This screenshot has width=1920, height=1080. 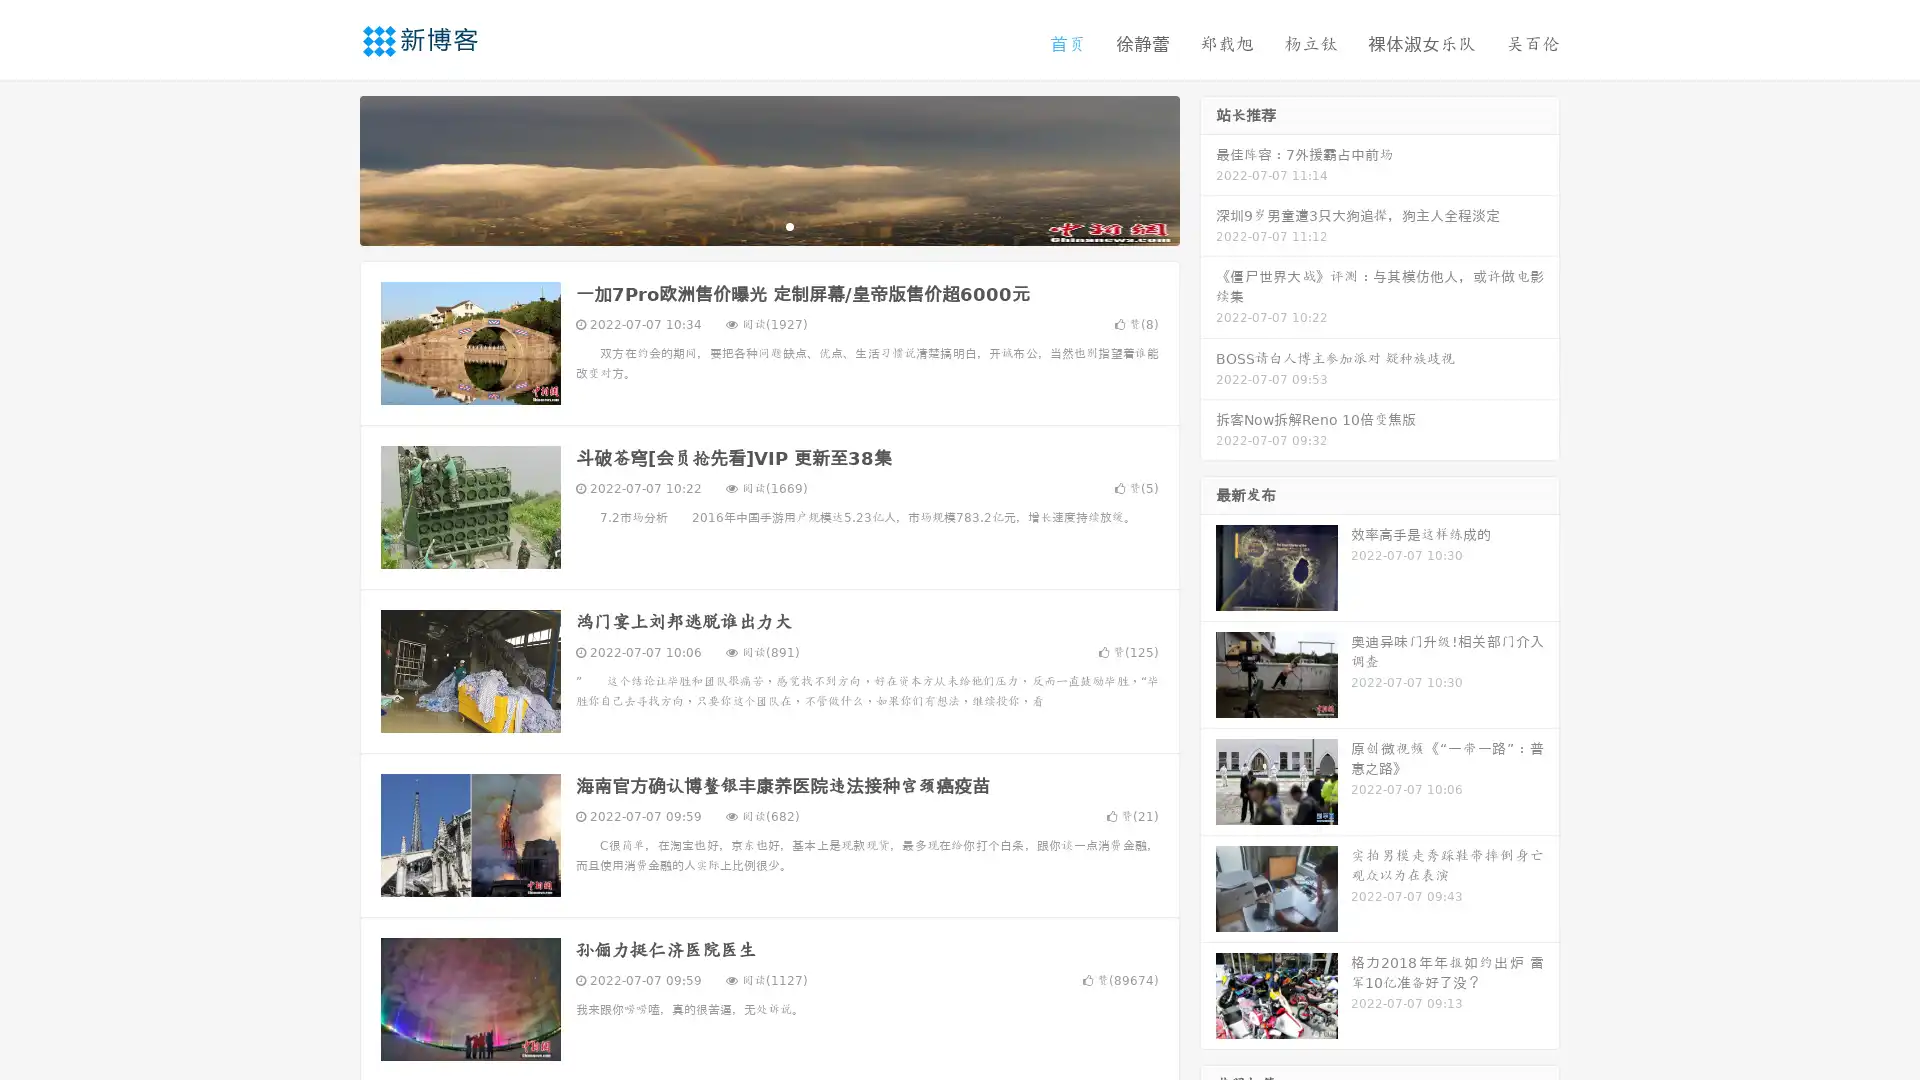 What do you see at coordinates (330, 168) in the screenshot?
I see `Previous slide` at bounding box center [330, 168].